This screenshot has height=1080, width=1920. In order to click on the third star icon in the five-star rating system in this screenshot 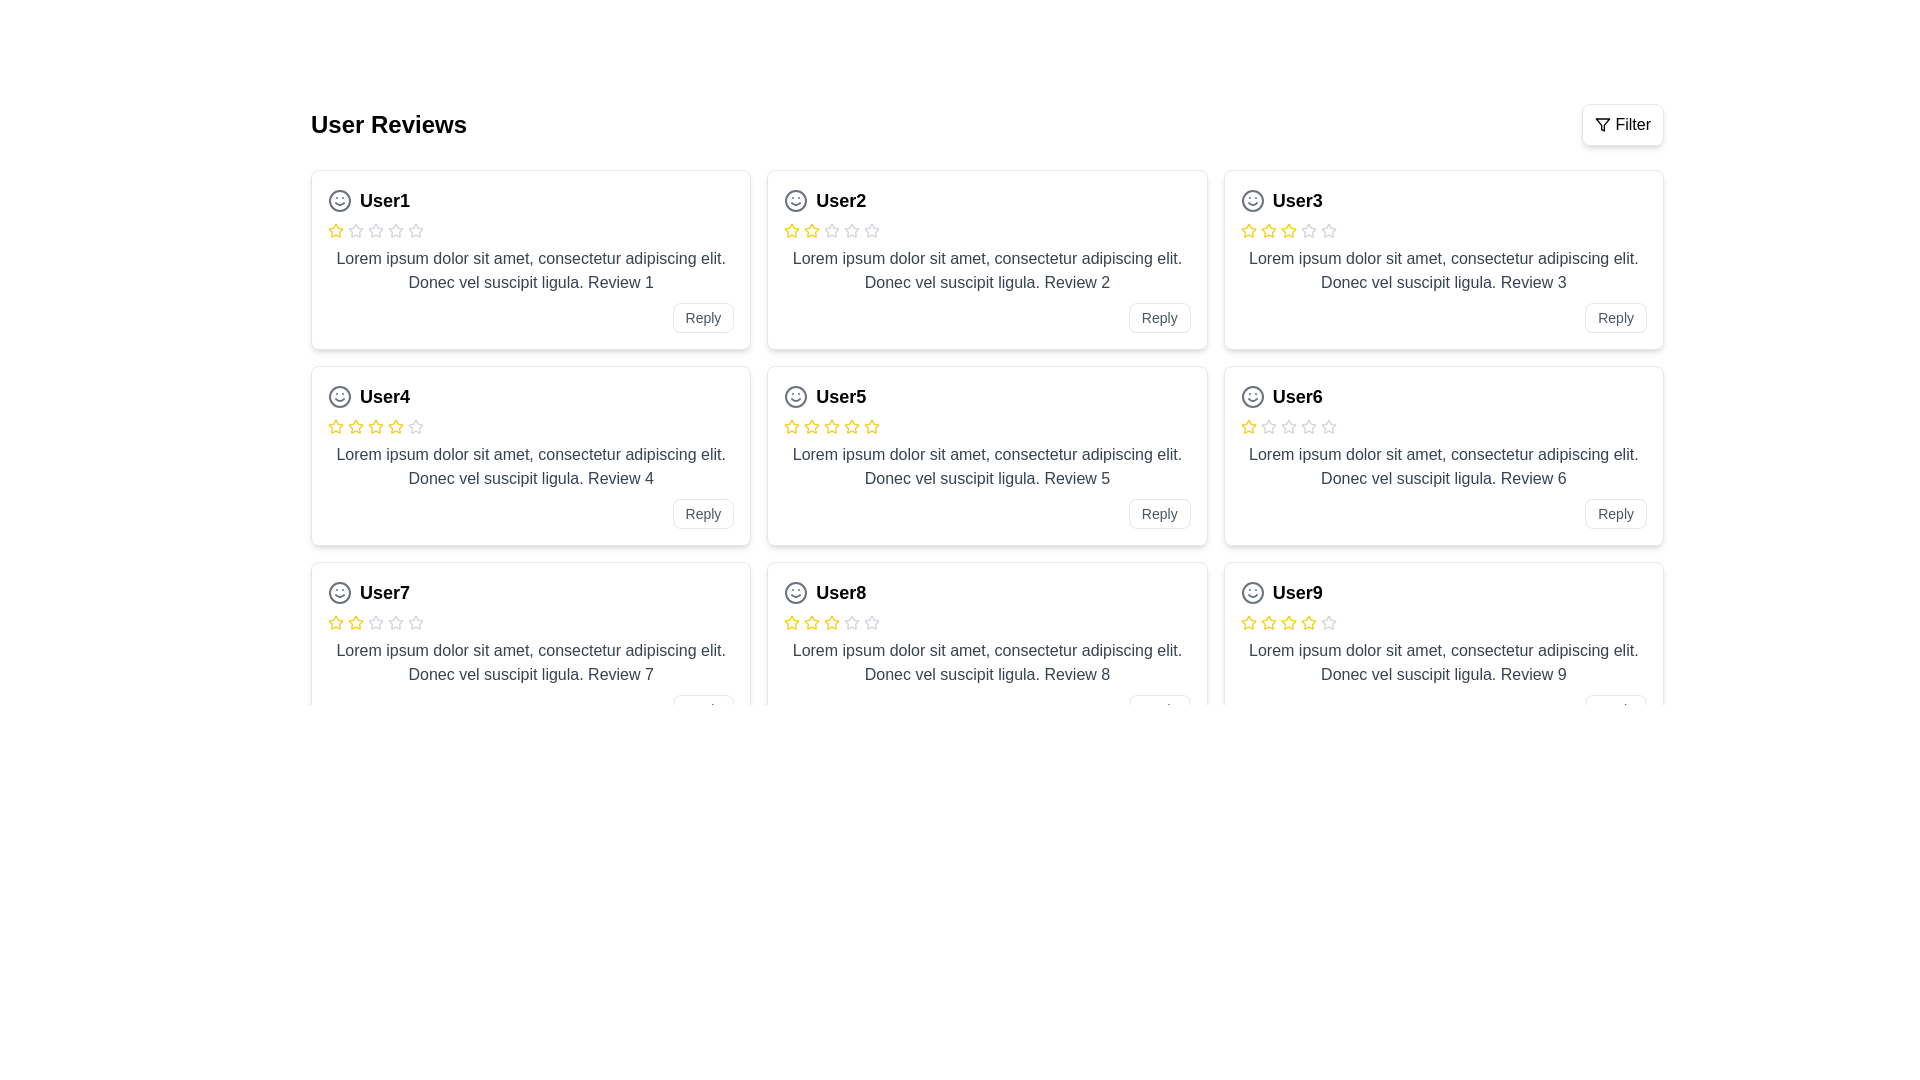, I will do `click(872, 425)`.